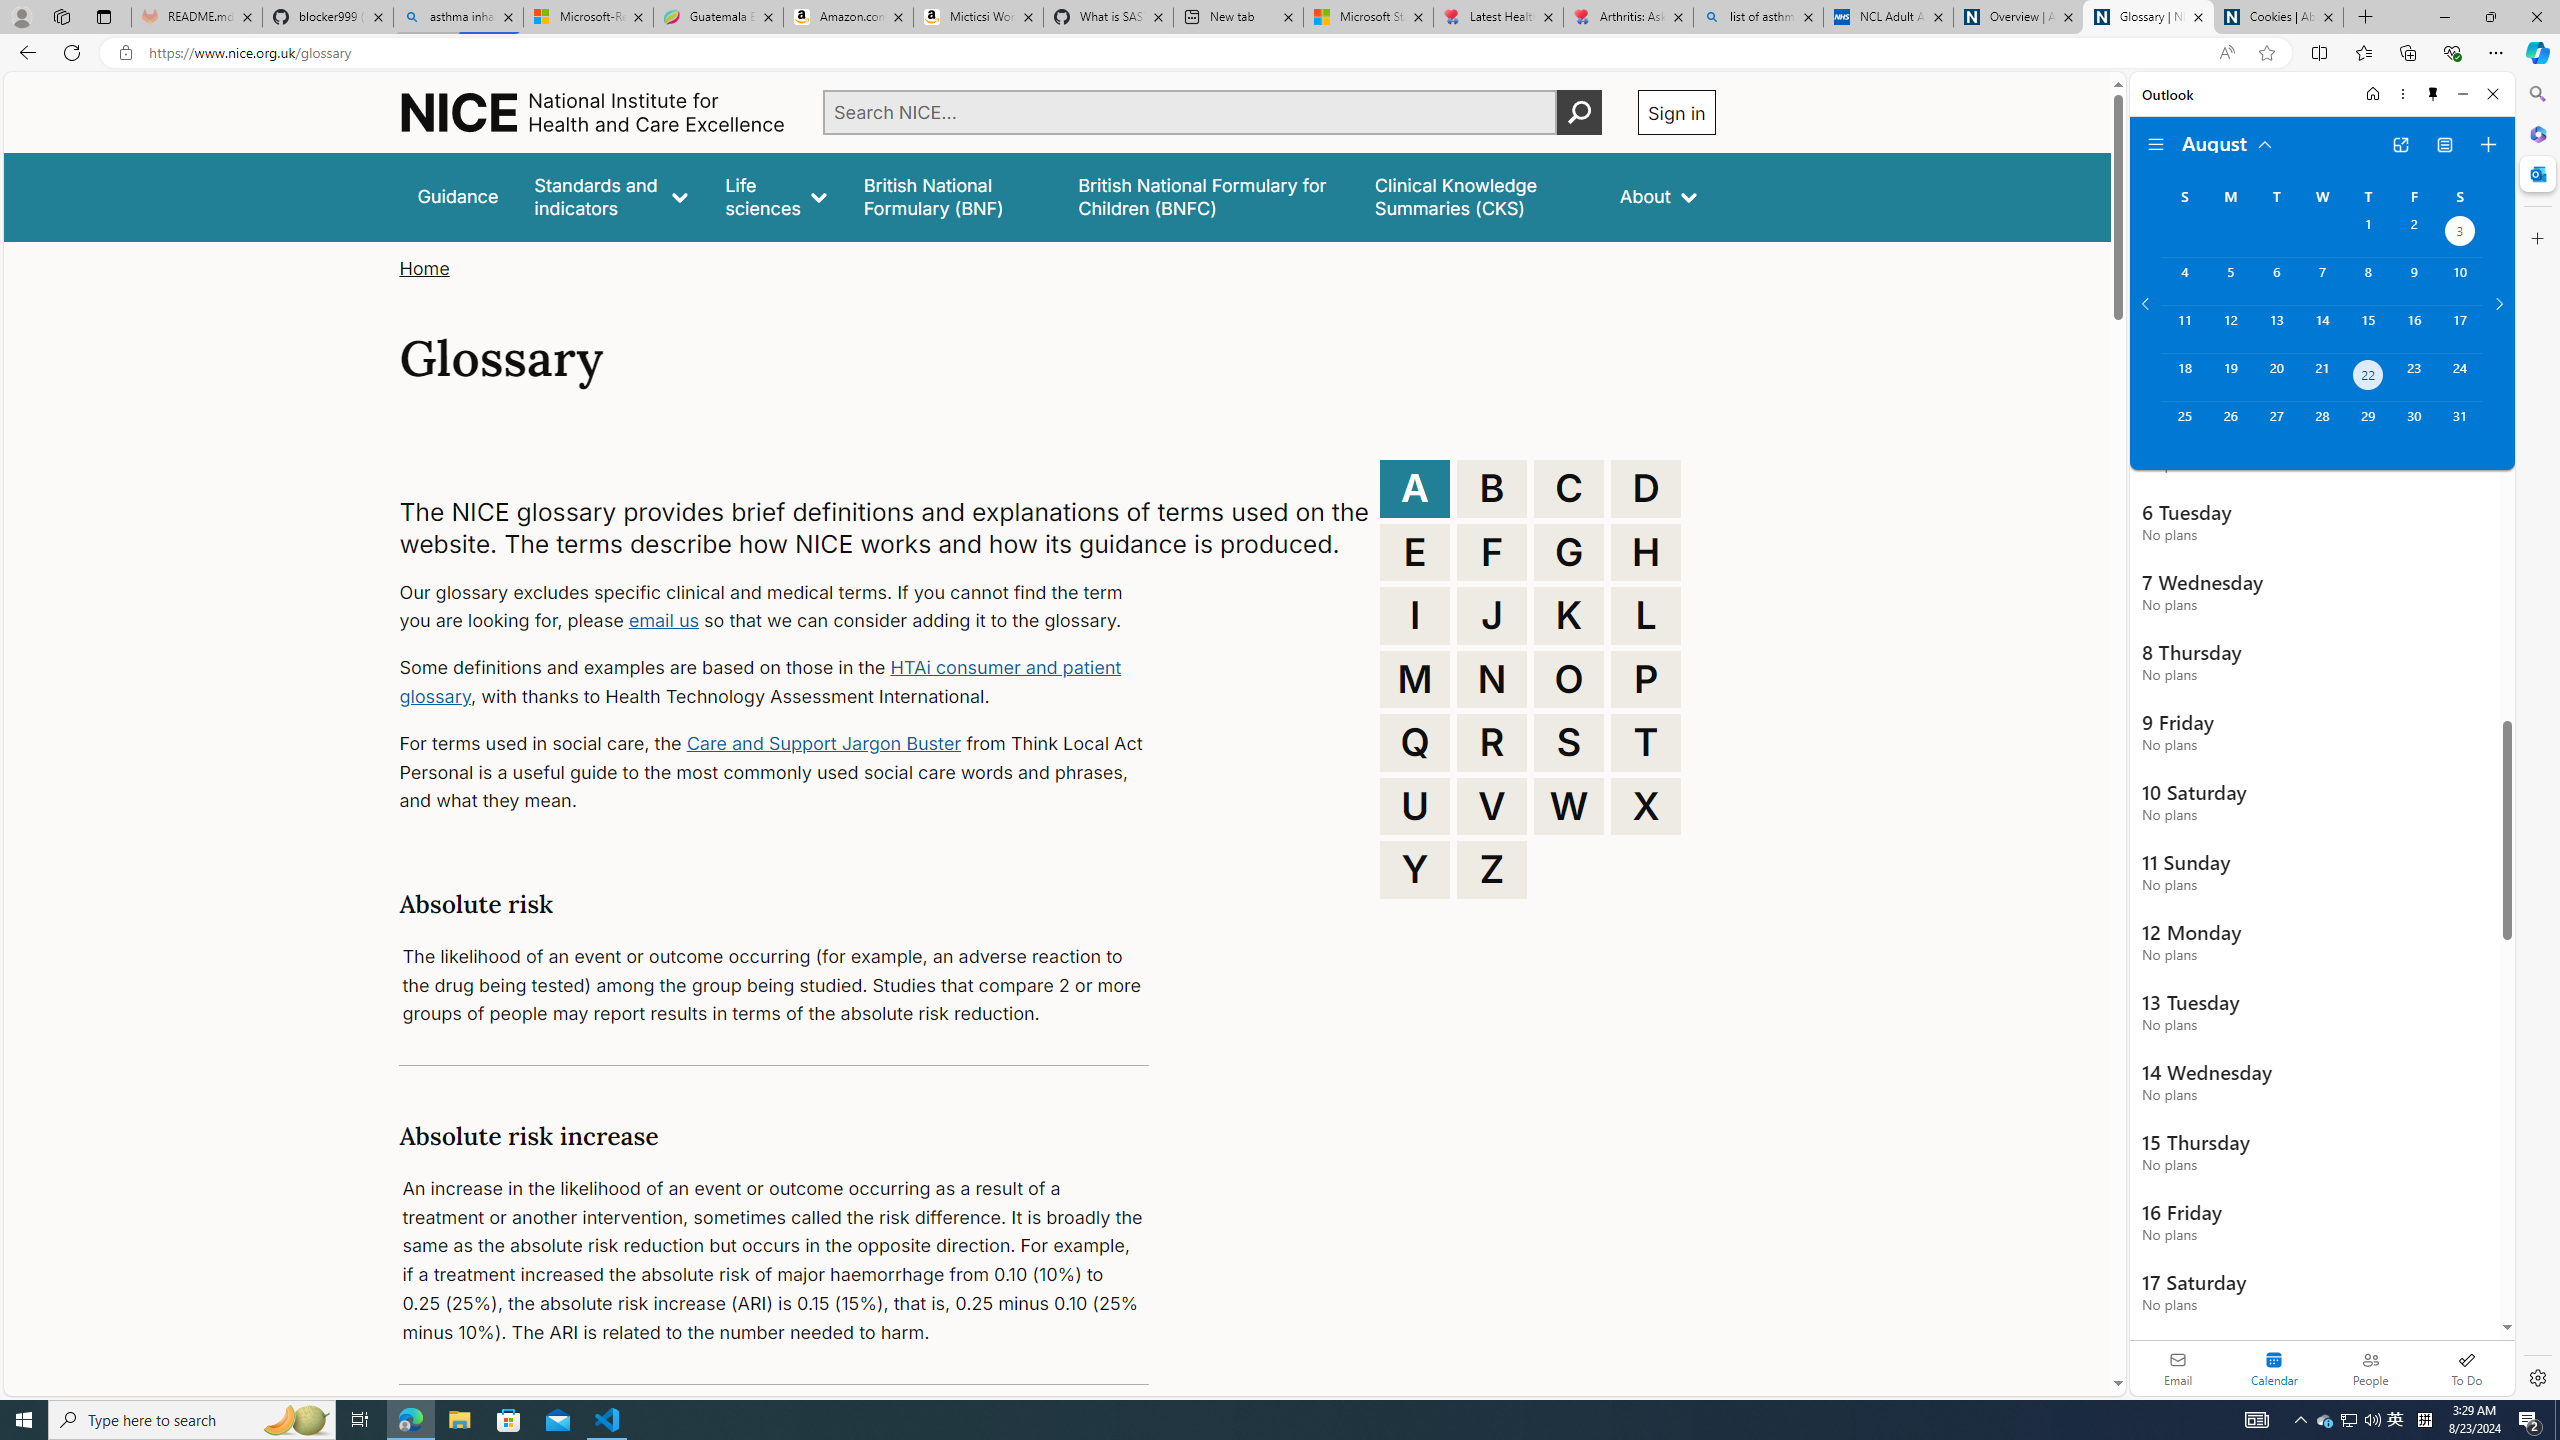  Describe the element at coordinates (2413, 329) in the screenshot. I see `'Friday, August 16, 2024. '` at that location.